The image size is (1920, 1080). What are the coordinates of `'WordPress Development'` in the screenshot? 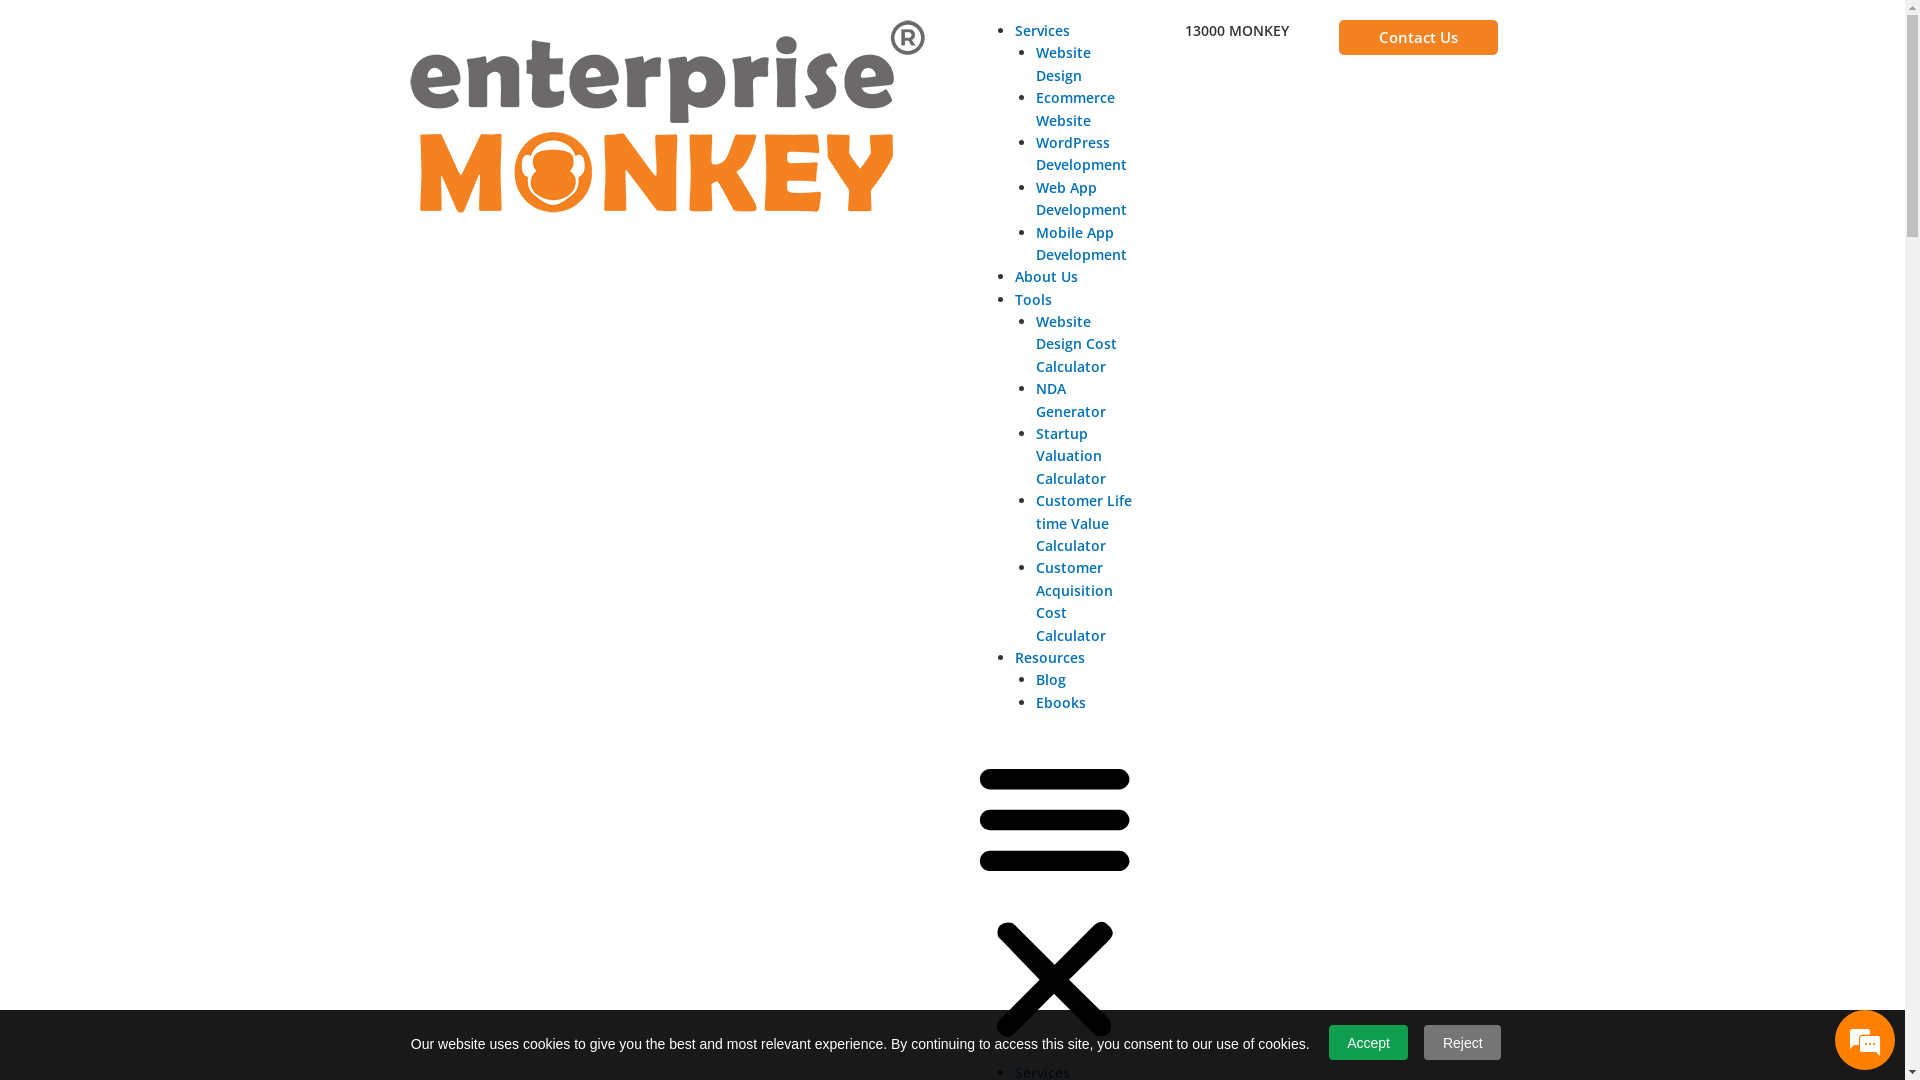 It's located at (1036, 152).